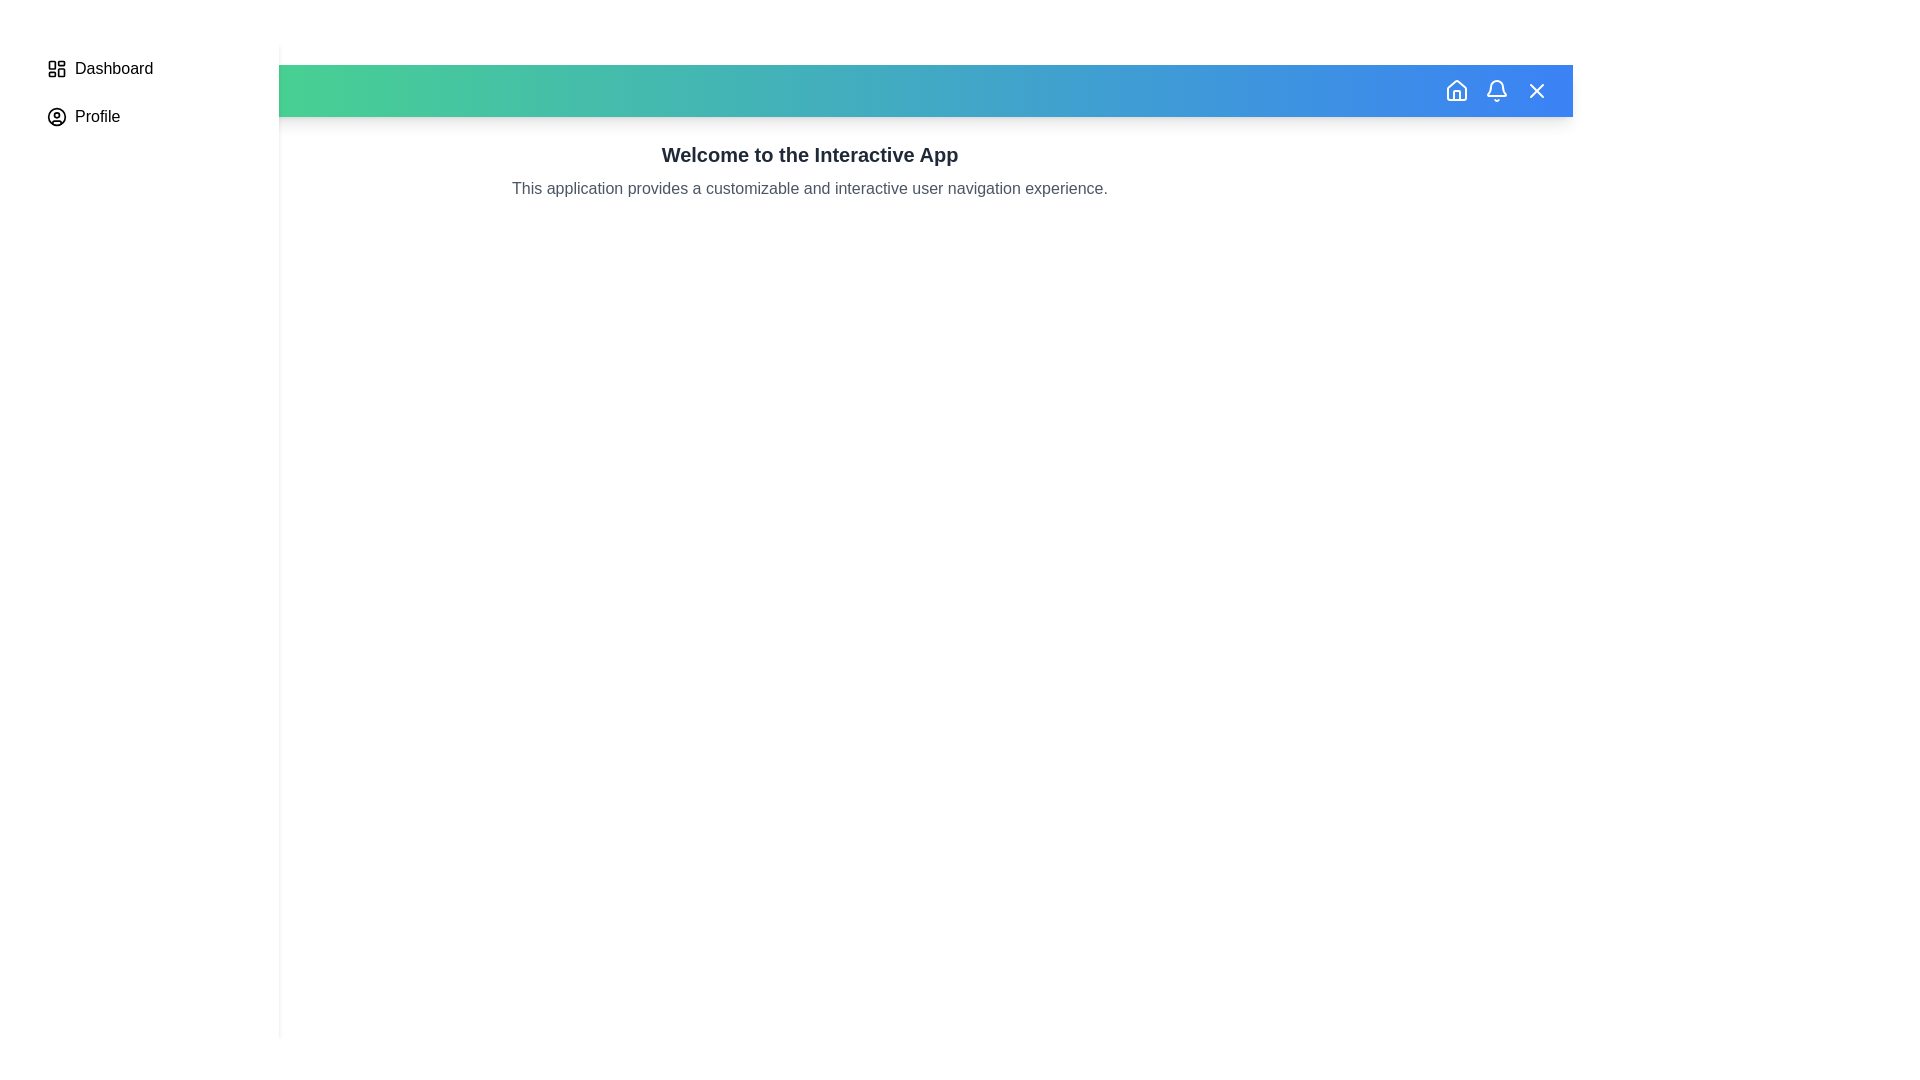  Describe the element at coordinates (1497, 91) in the screenshot. I see `the bell icon button located` at that location.